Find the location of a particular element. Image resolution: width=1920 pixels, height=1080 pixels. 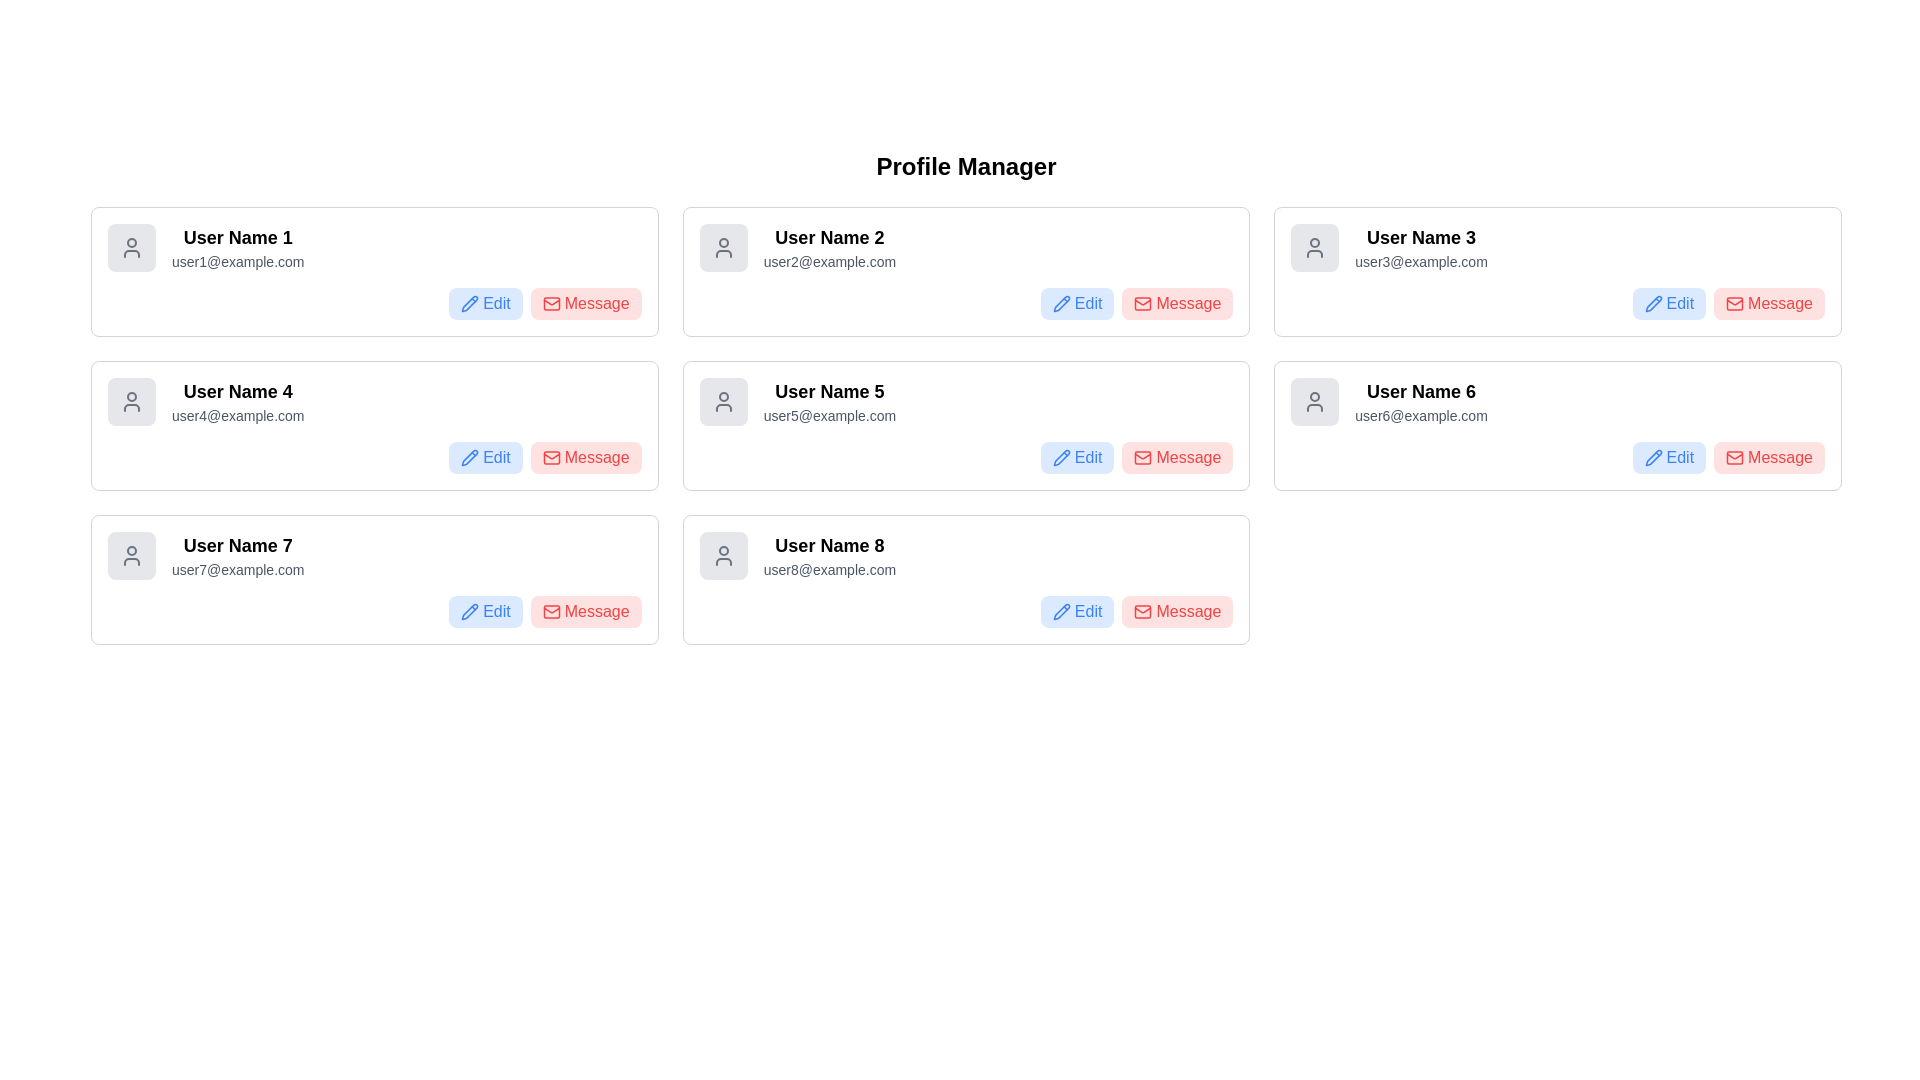

the envelope icon within the 'Message' button associated with 'User Name 7', which is highlighted in red is located at coordinates (551, 611).